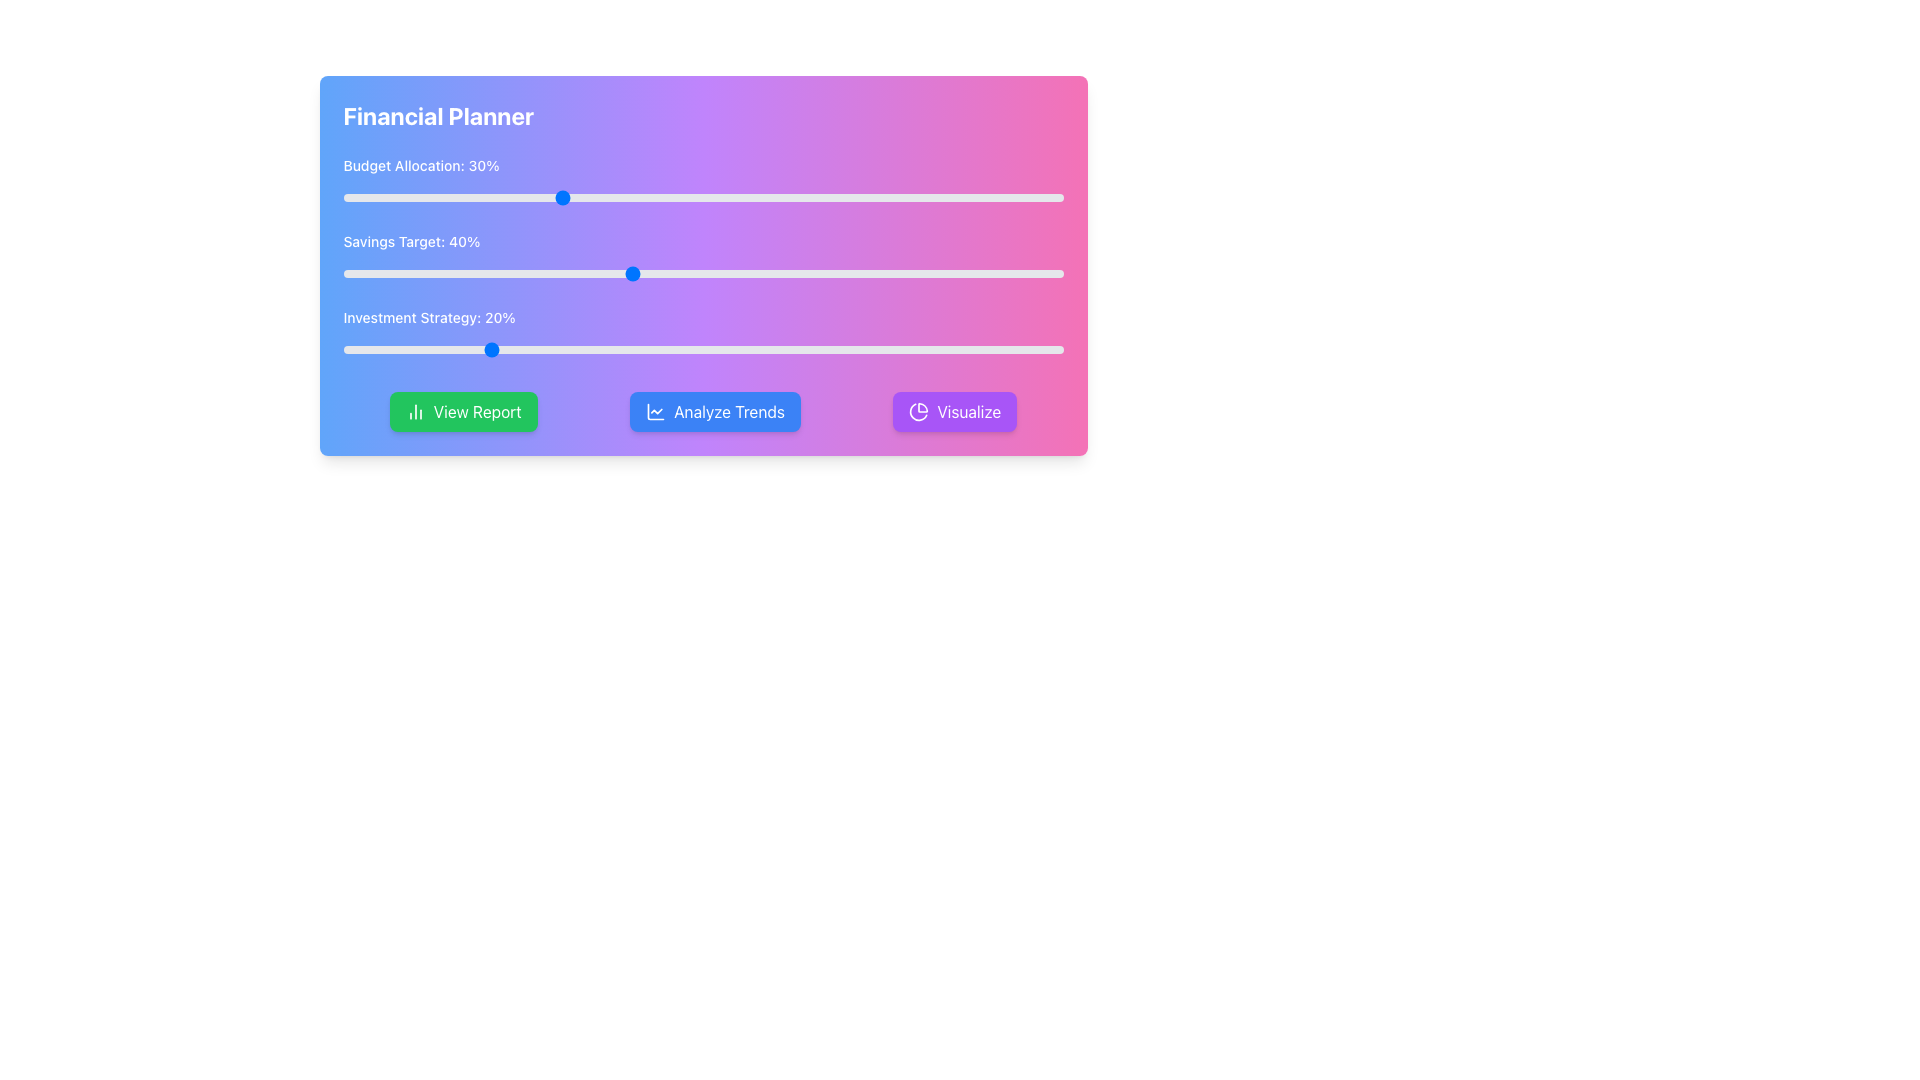 Image resolution: width=1920 pixels, height=1080 pixels. I want to click on the SVG Icon located inside the 'Visualize' button, positioned to the left of the button's text, so click(918, 411).